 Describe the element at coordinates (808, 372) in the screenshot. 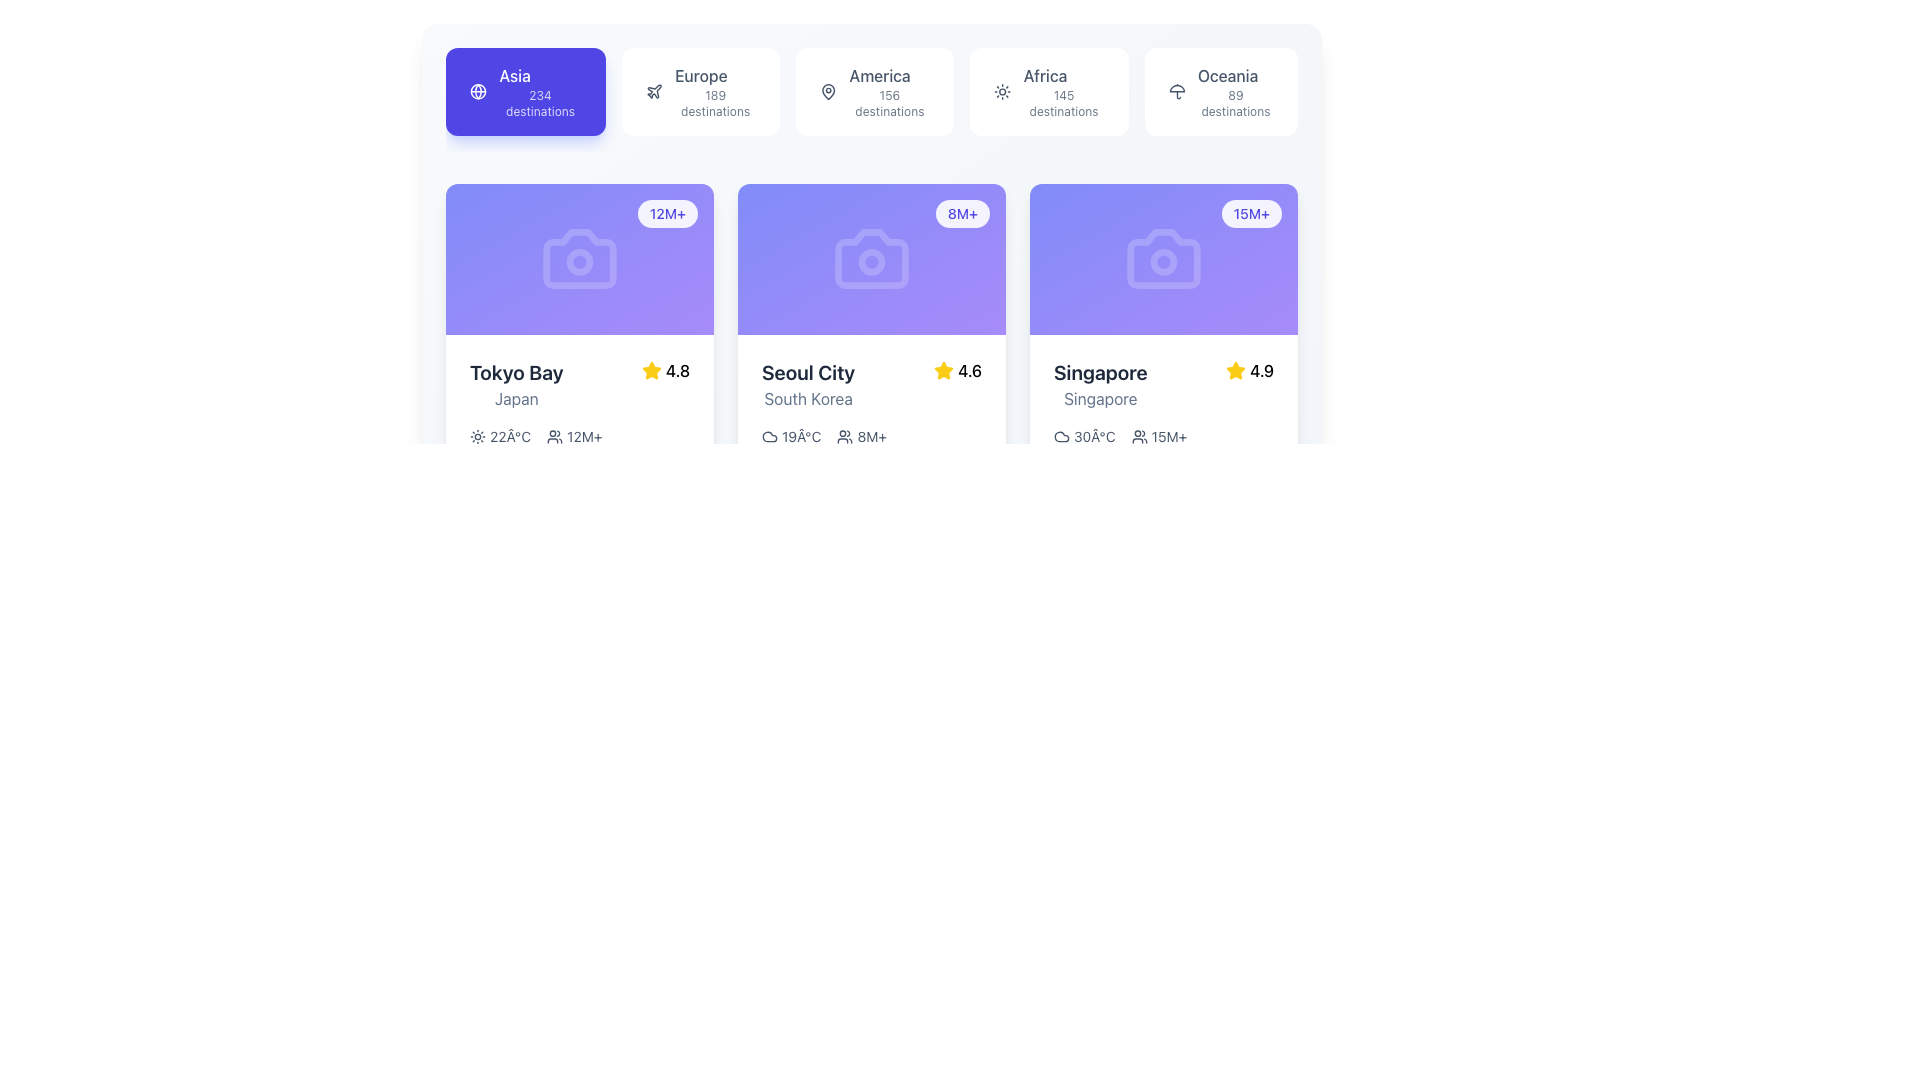

I see `the text label displaying 'Seoul City', which is part of a travel destination card located in the top section of the card above 'South Korea'` at that location.